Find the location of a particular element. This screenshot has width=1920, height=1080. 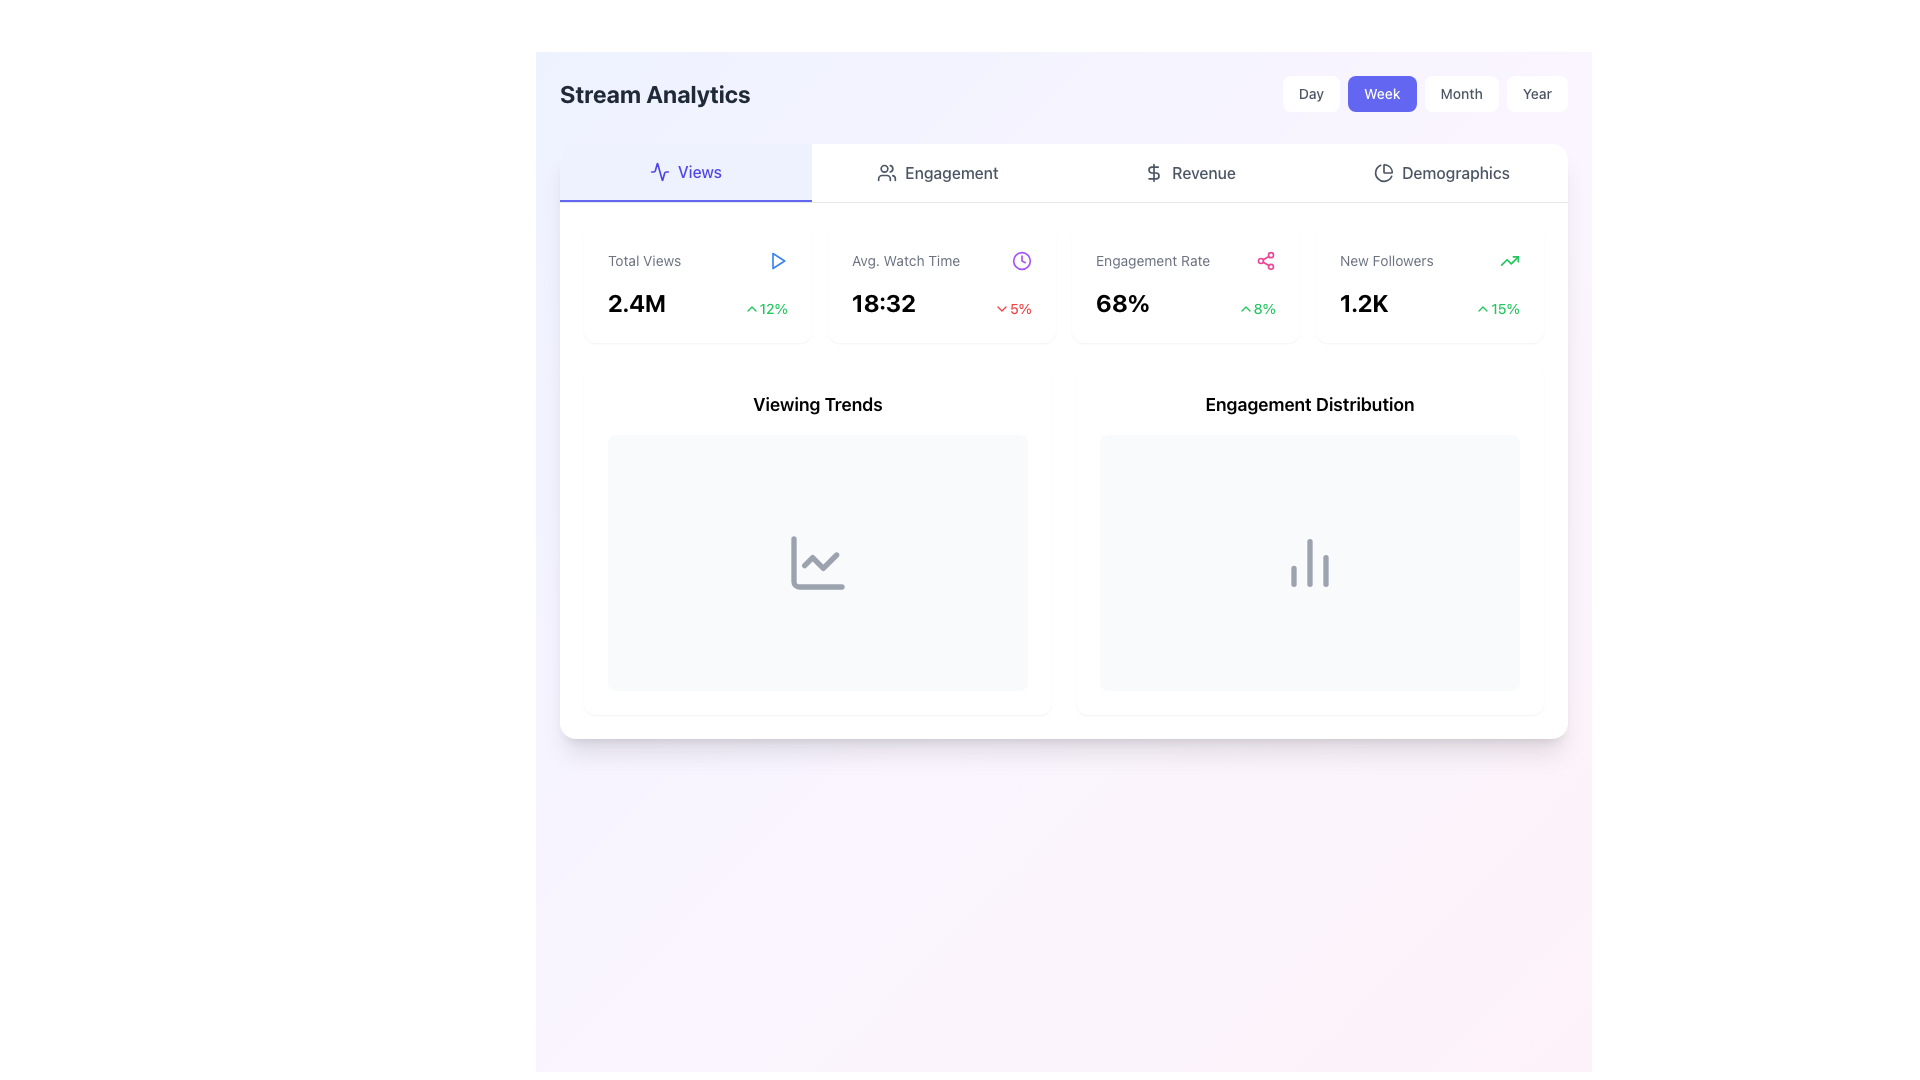

the 'Engagement' button in the navigation menu, which is styled with a group of people icon and located between 'Views' and 'Revenue' is located at coordinates (936, 172).